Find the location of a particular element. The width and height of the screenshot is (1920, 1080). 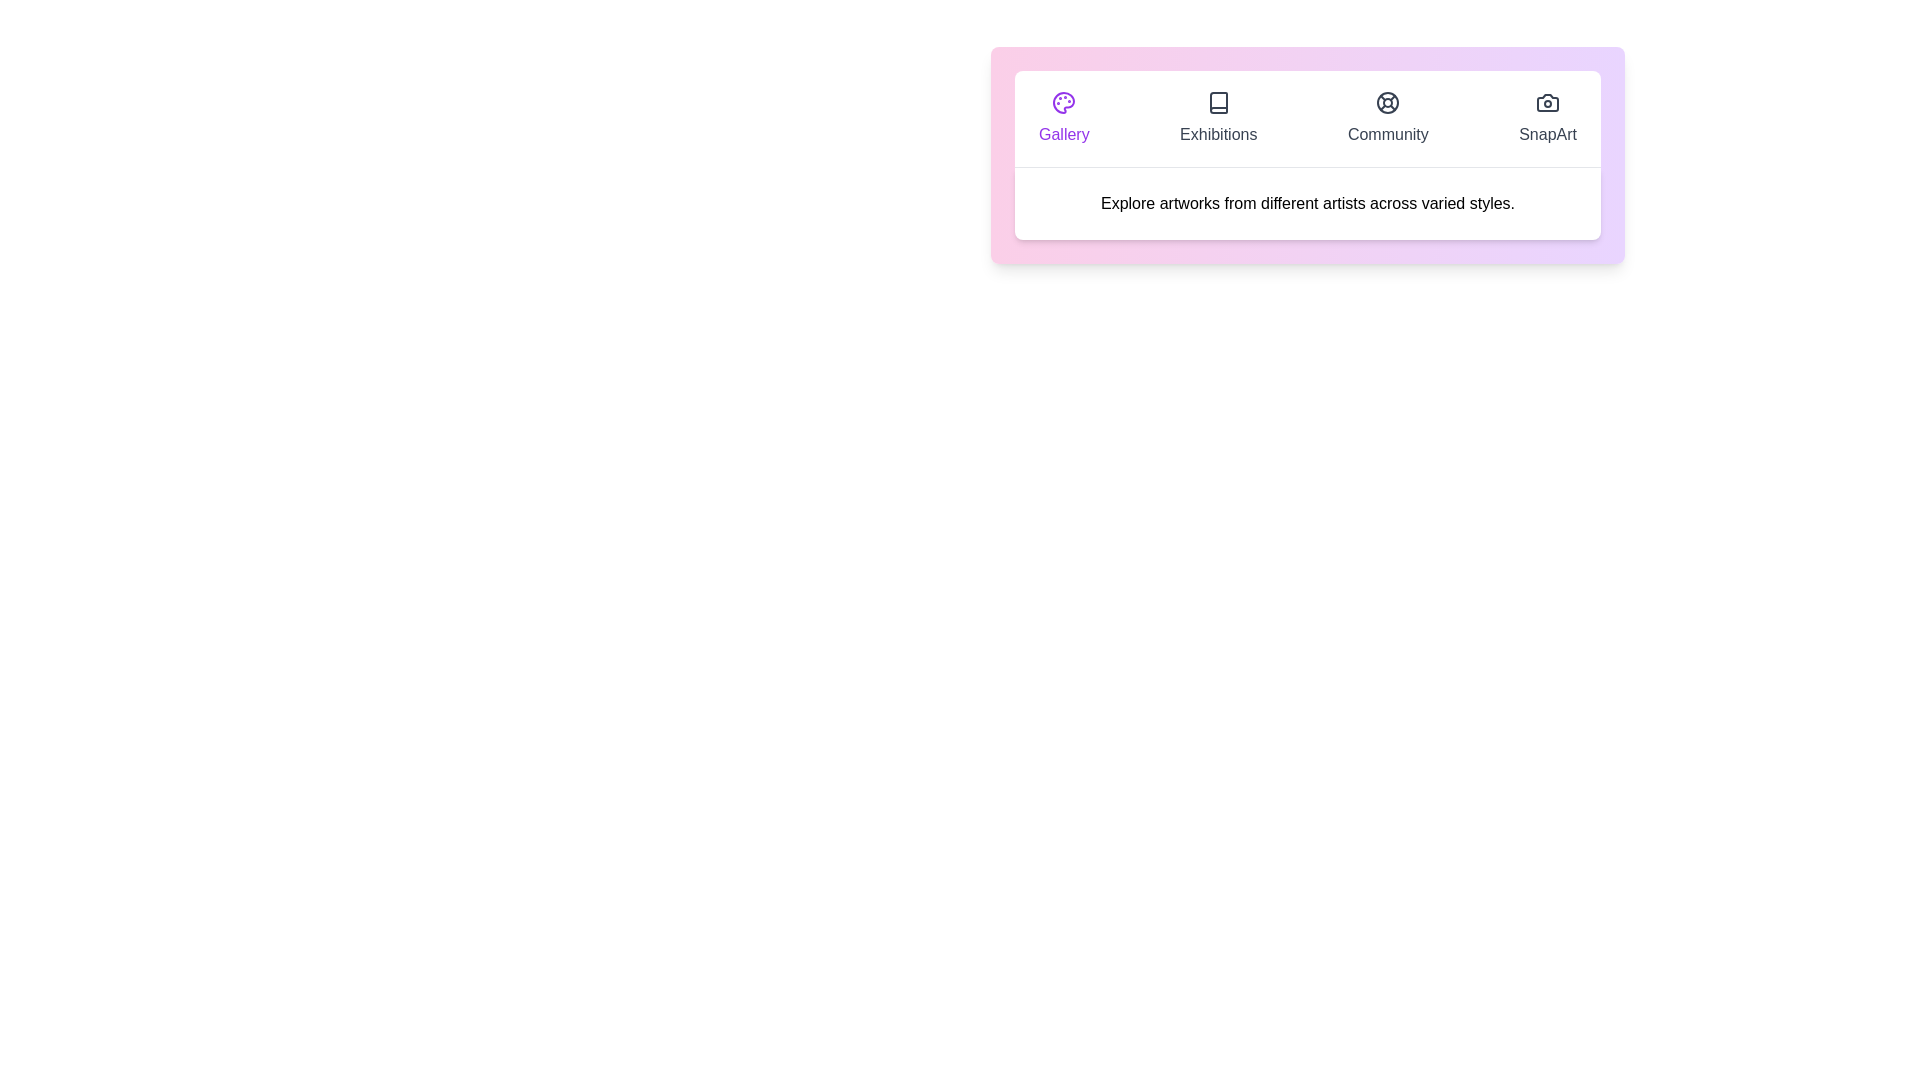

the tab labeled SnapArt is located at coordinates (1547, 119).